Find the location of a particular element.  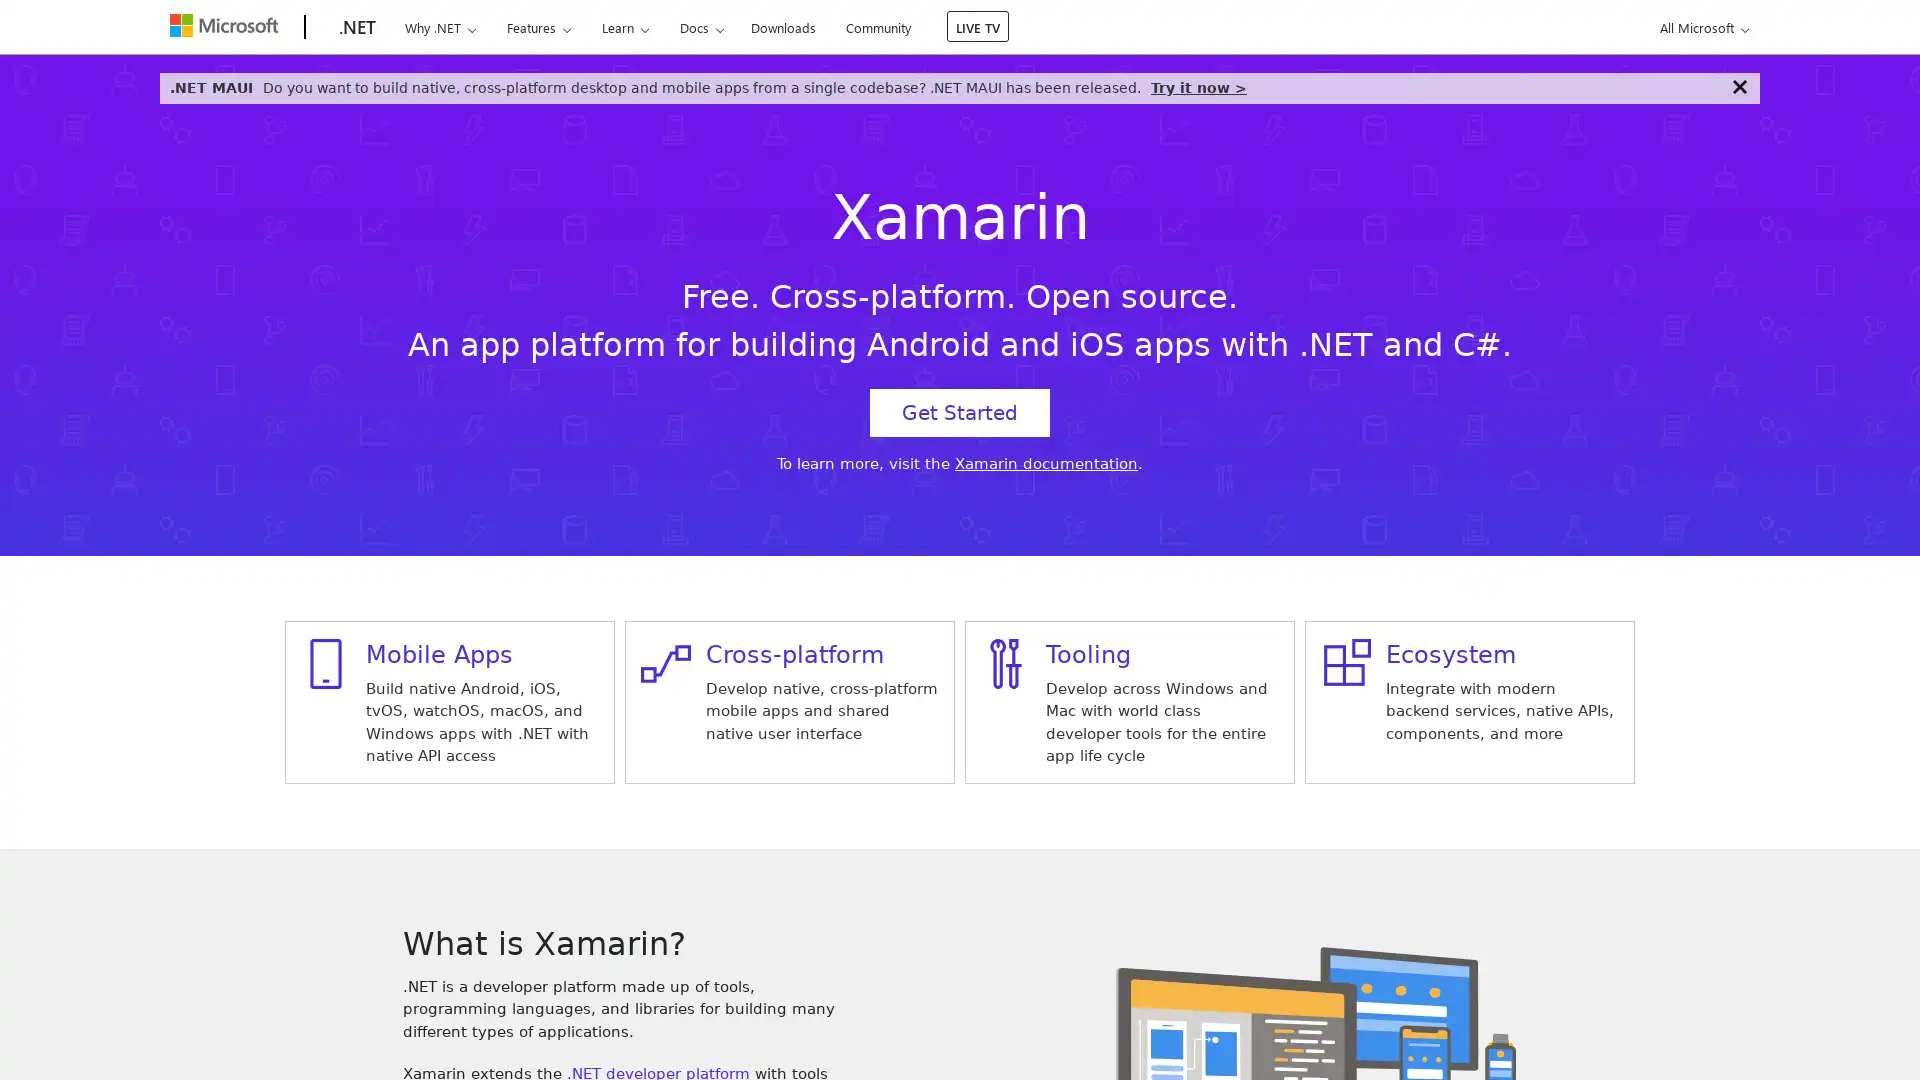

close is located at coordinates (1738, 86).